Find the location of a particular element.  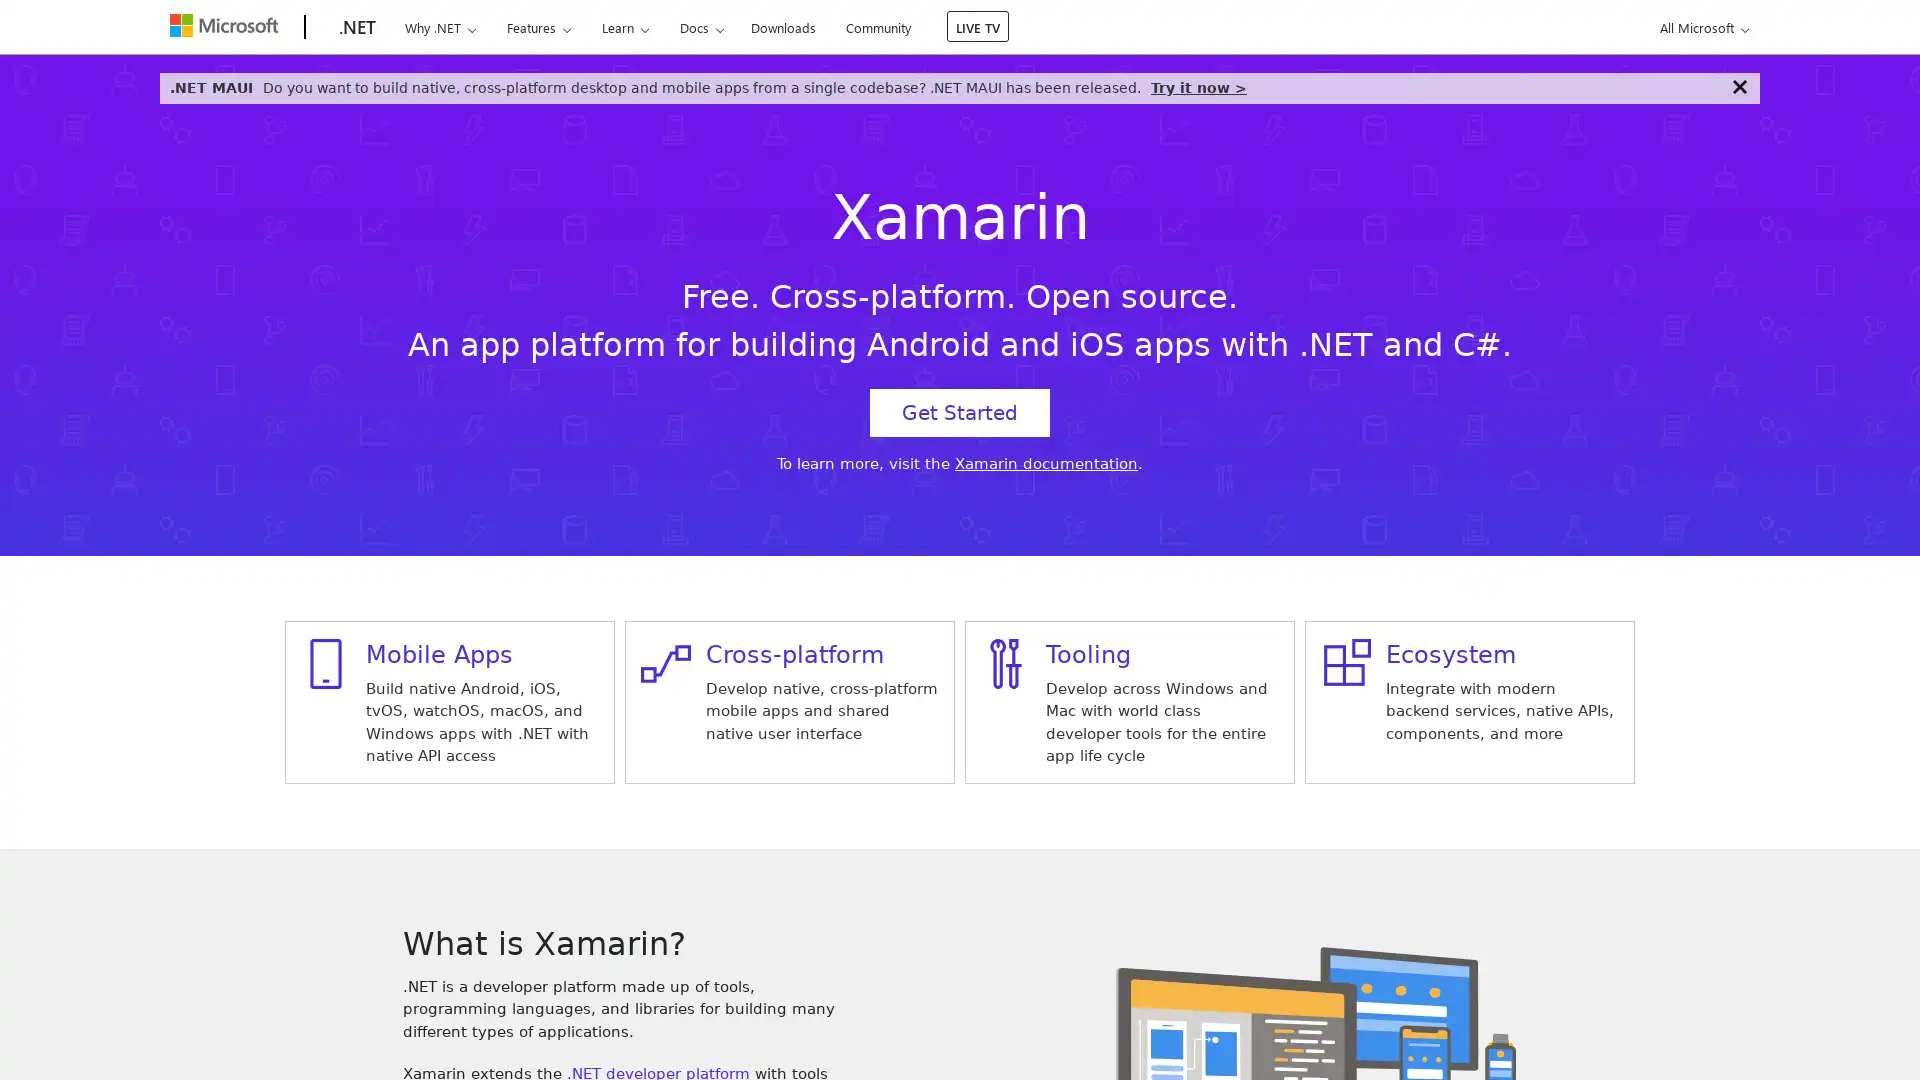

close is located at coordinates (1738, 86).